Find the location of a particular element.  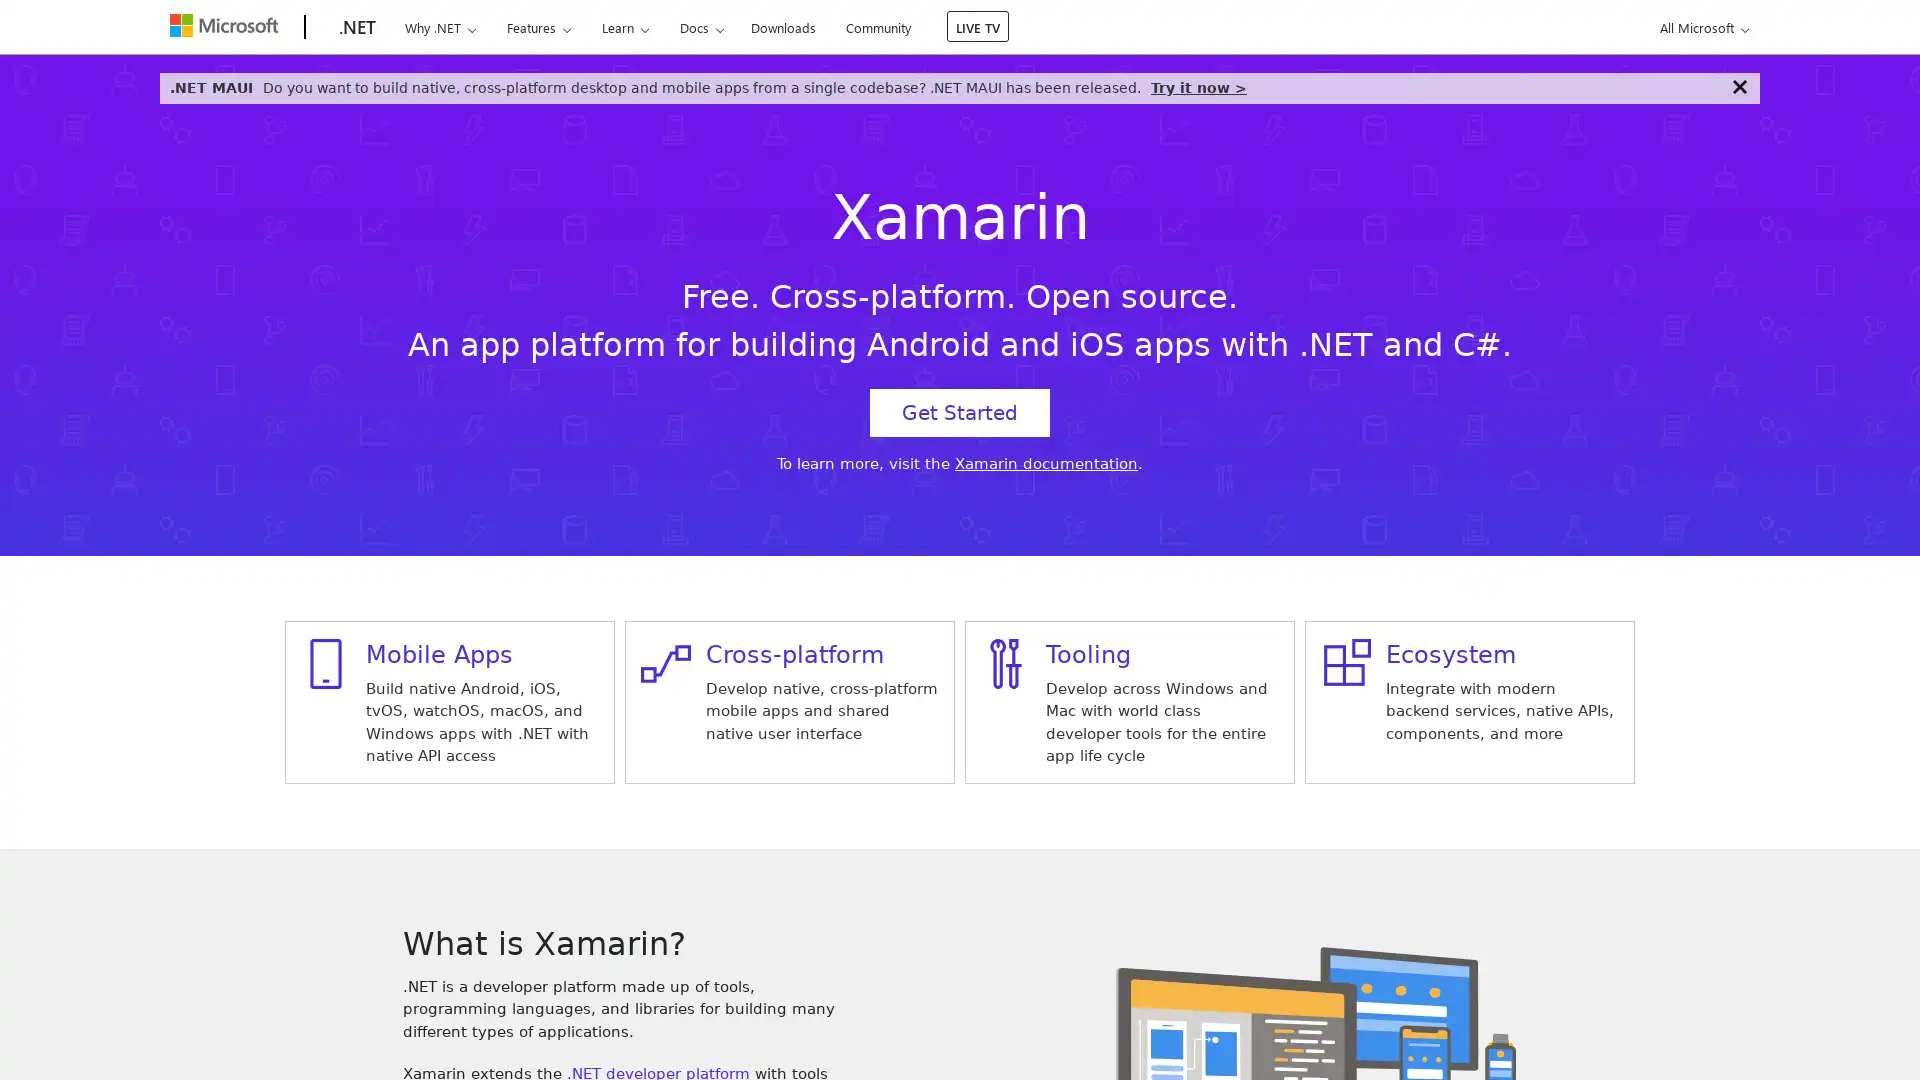

close is located at coordinates (1738, 86).